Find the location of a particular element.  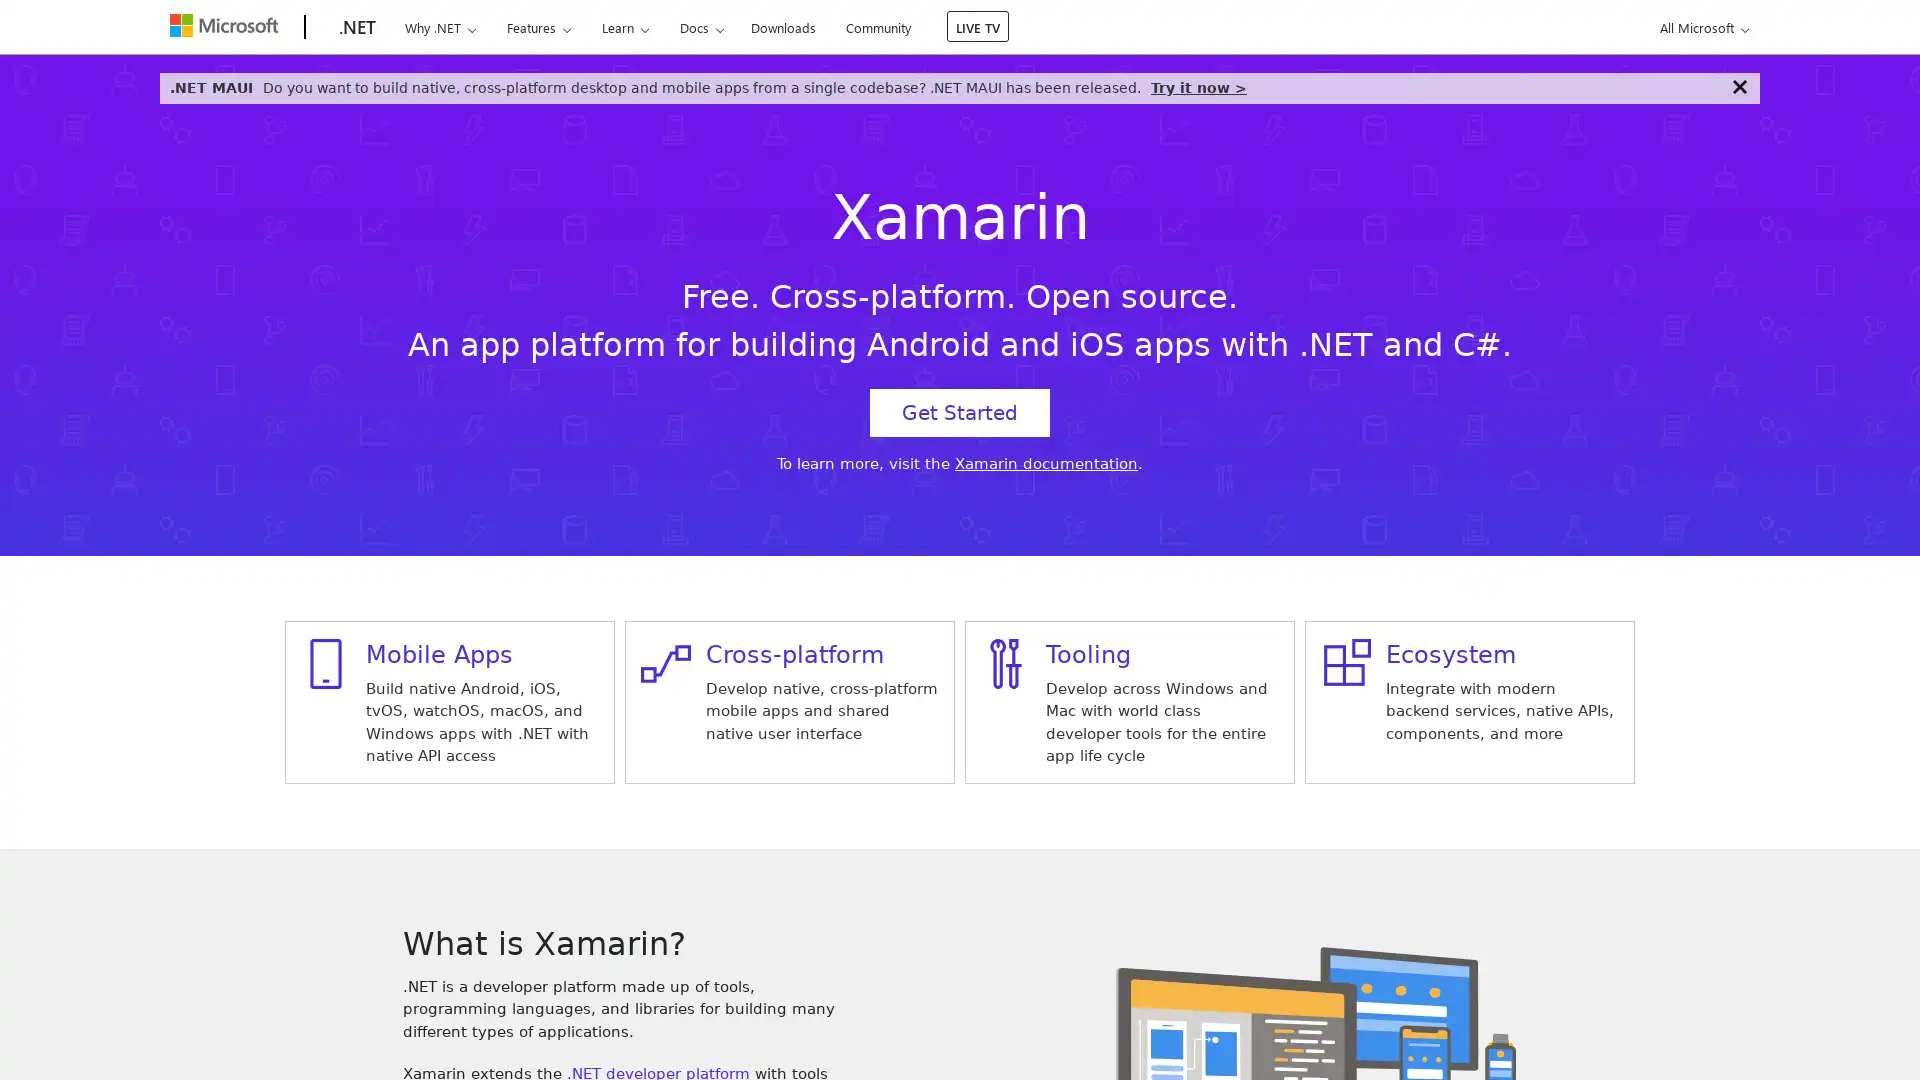

close is located at coordinates (1738, 86).